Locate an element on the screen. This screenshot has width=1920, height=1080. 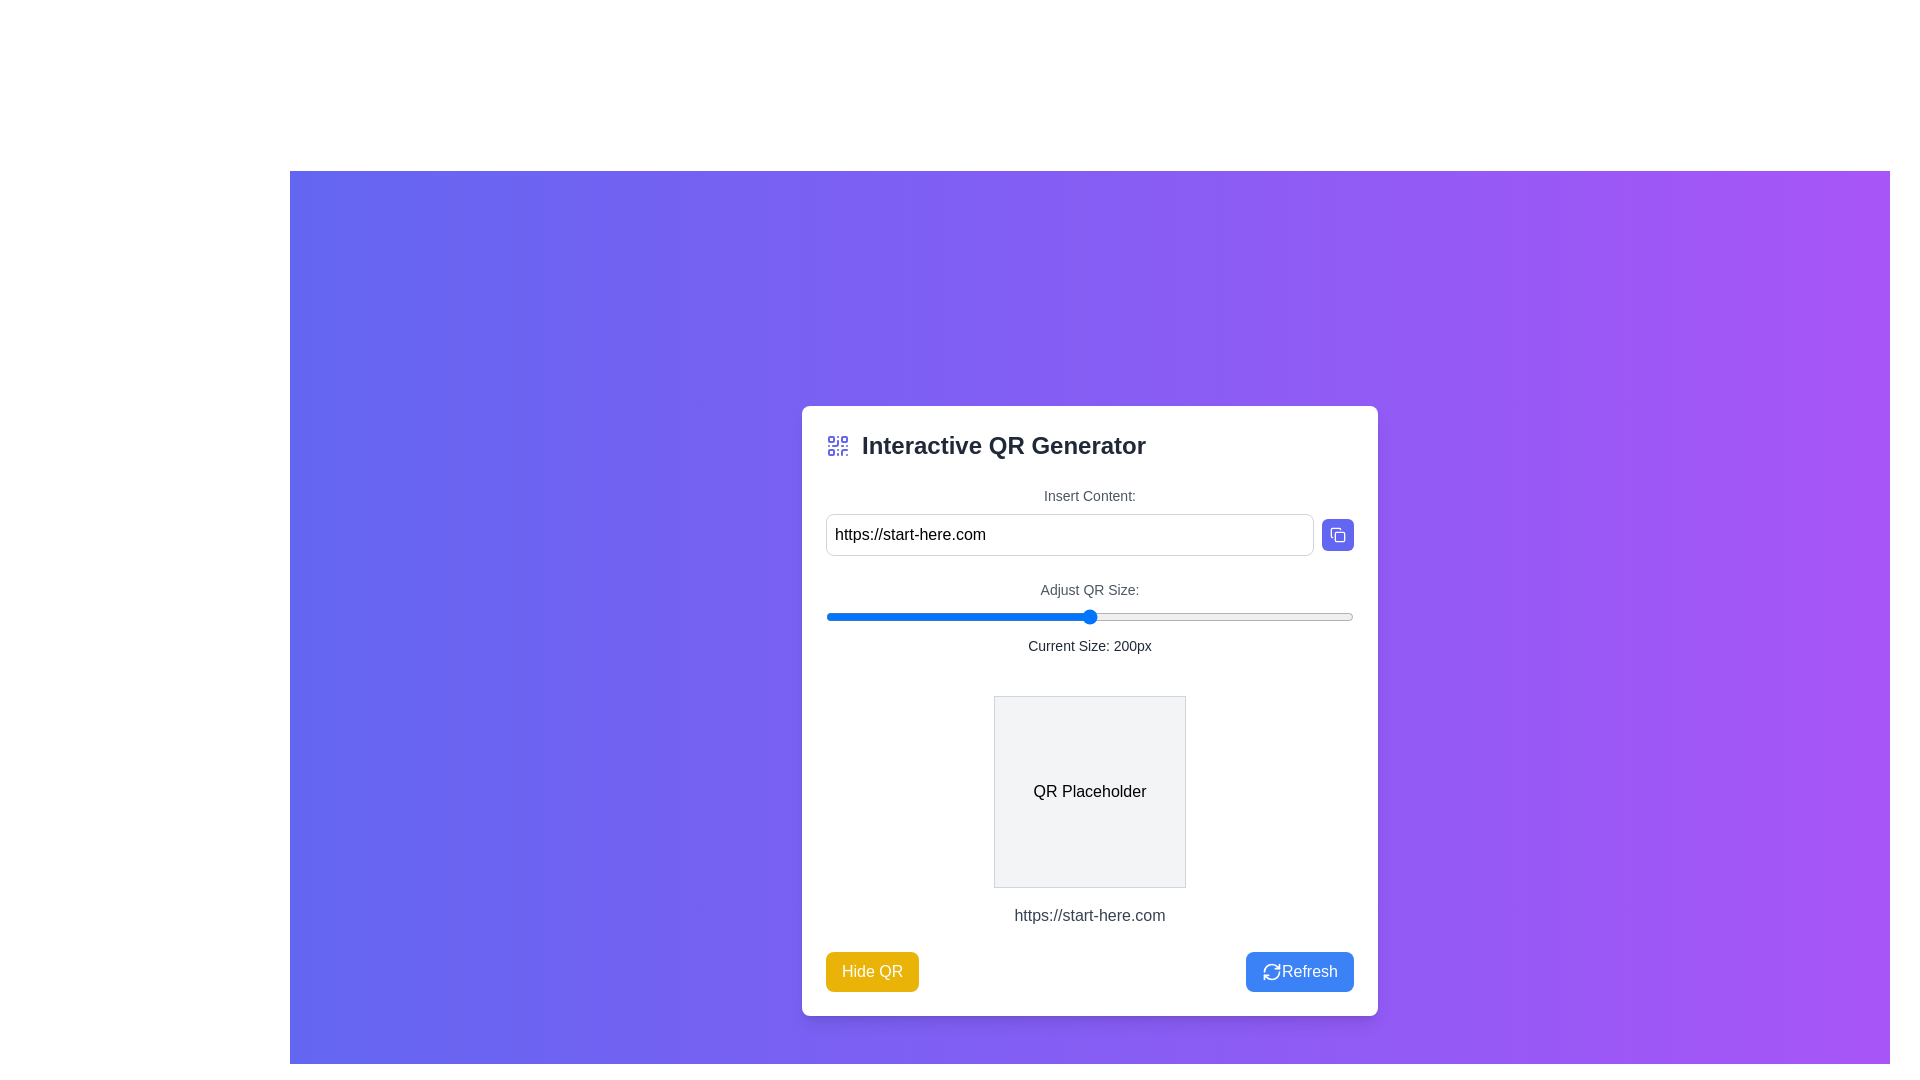
the 'Refresh' icon located at the bottom-right corner of the interactive QR generator interface, which is visually represented by a blue rectangular button is located at coordinates (1271, 971).